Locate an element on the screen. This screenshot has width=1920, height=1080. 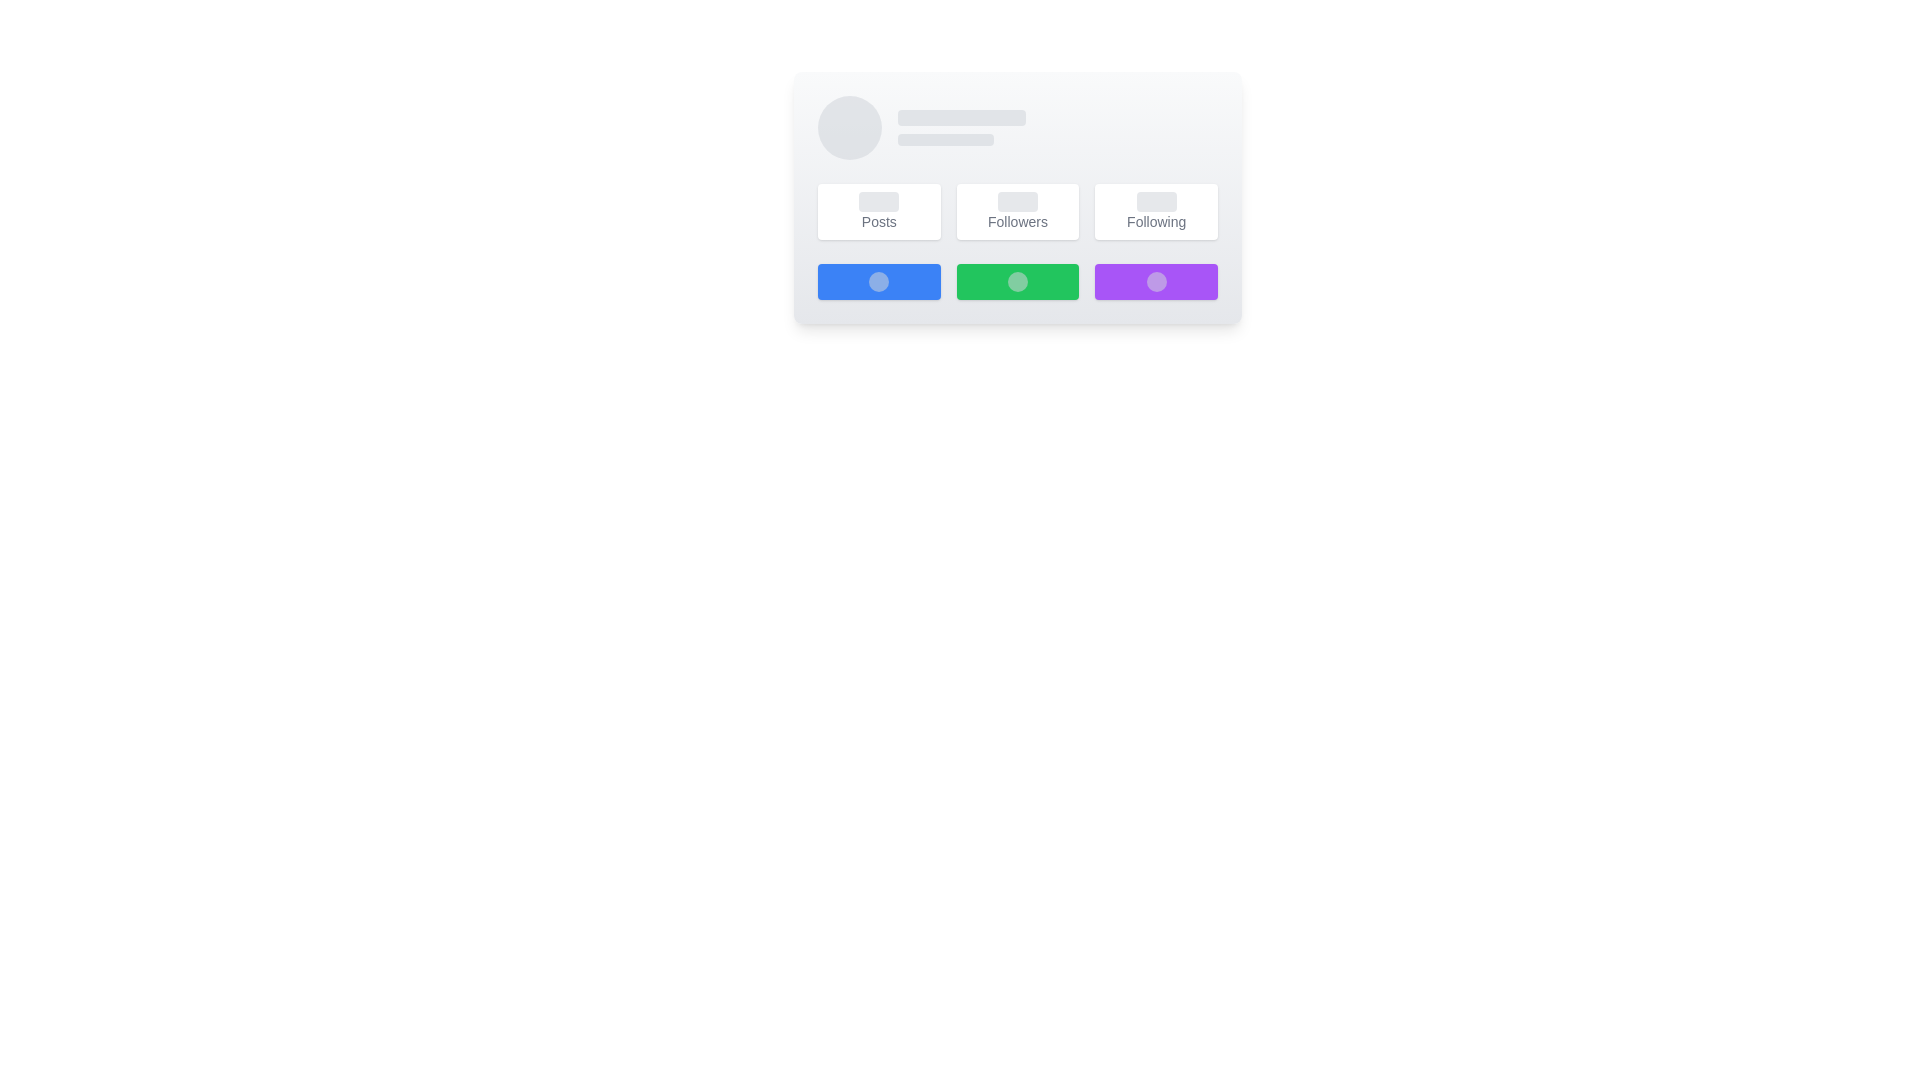
the visual display of the placeholder element located at the top of the 'Posts' card, which is centrally positioned above the 'Posts' text is located at coordinates (879, 201).